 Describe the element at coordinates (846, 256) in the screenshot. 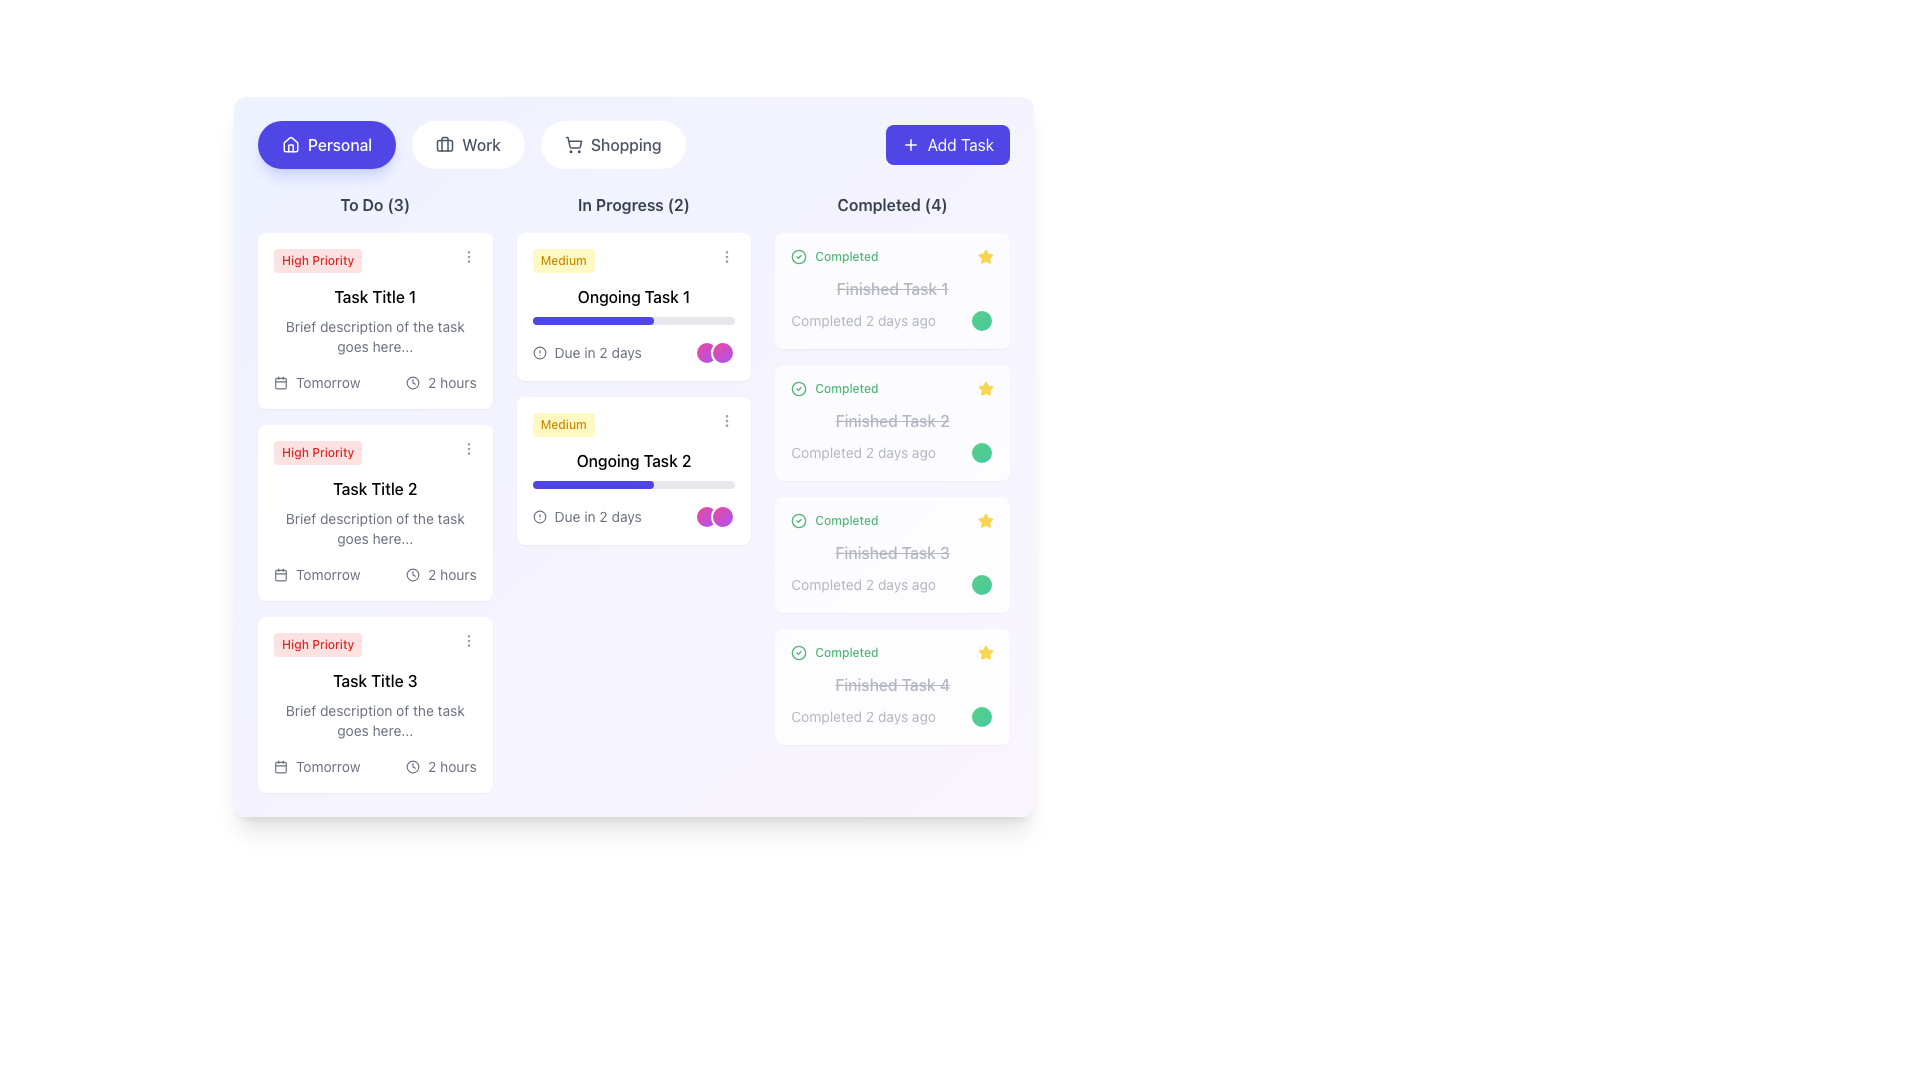

I see `the 'Completed' text label, which is styled in green and indicates a completion status, located next to the icon in the 'Completed' section beside the task card 'Finished Task 1'` at that location.